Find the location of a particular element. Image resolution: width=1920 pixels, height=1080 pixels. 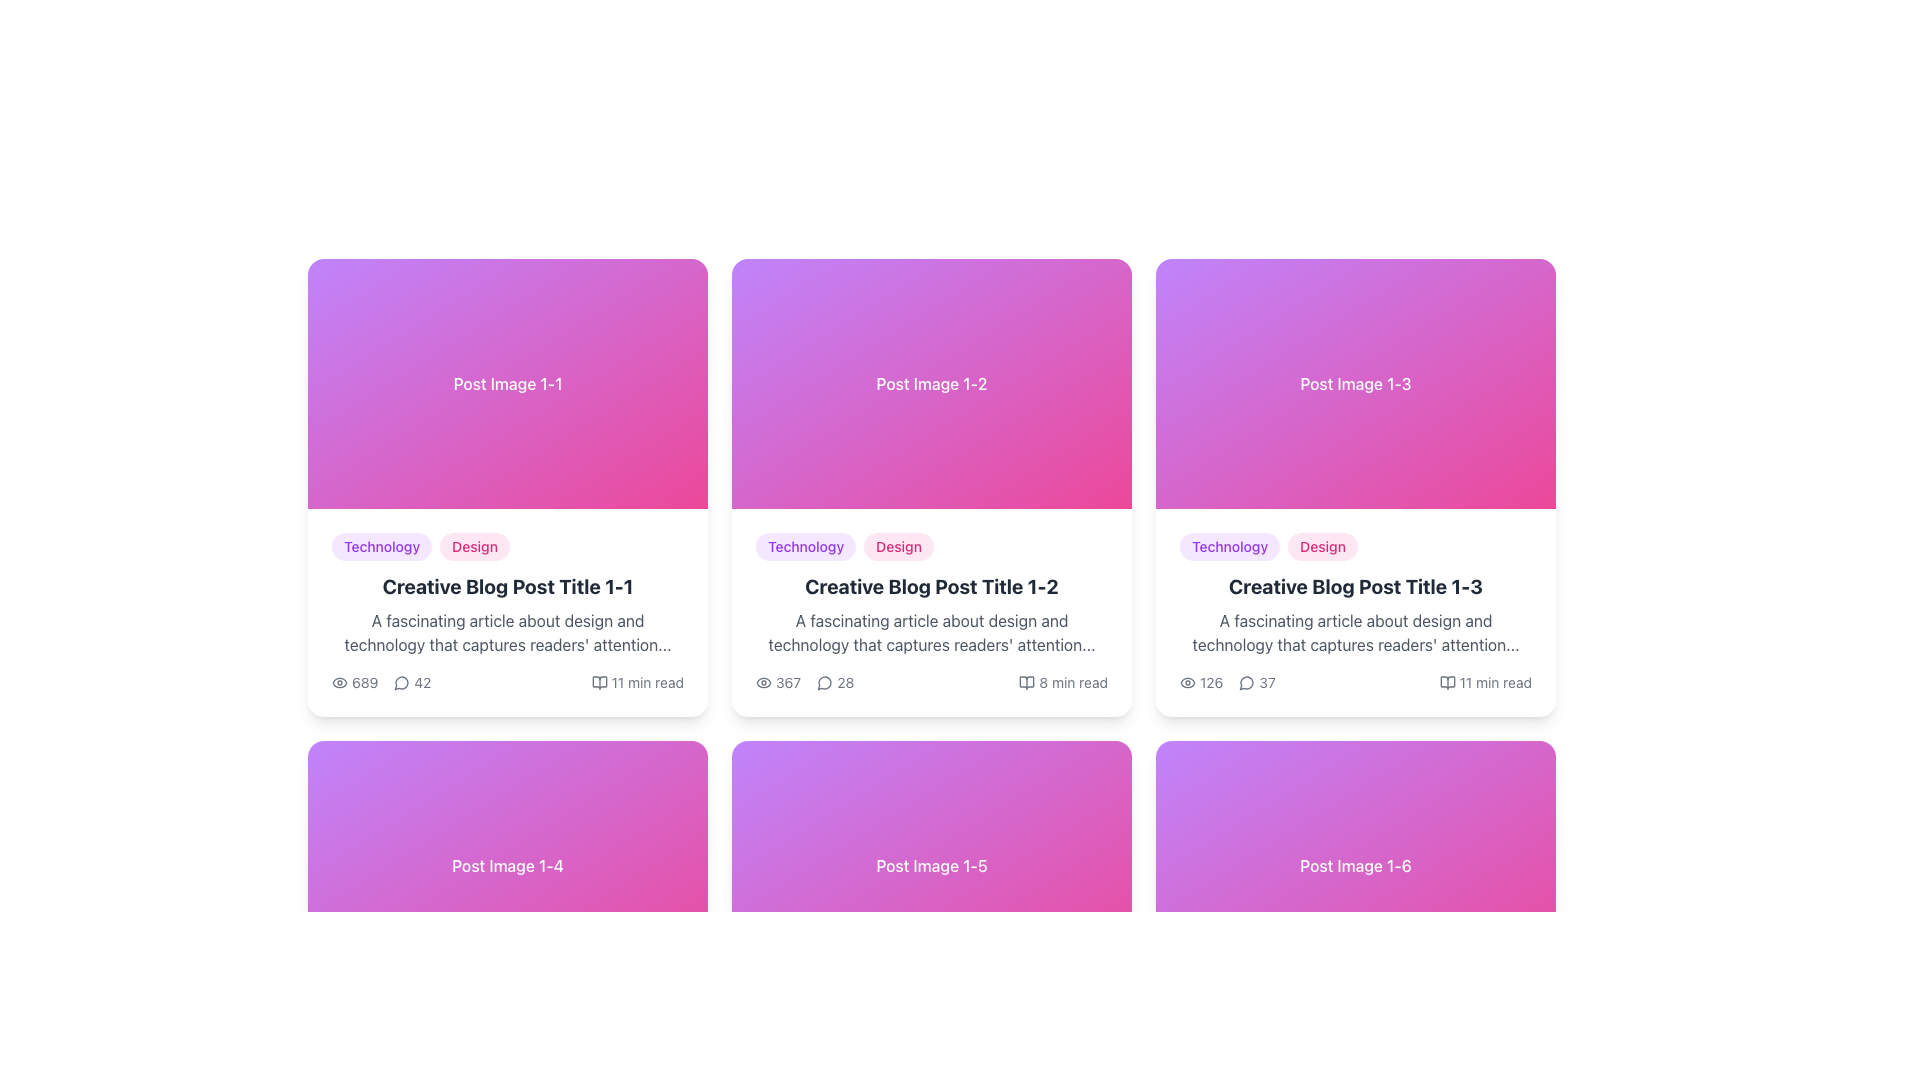

the rounded rectangular label with a light purple background and purple text that reads 'Technology', located within the post card labeled 'Creative Blog Post Title 1-3' is located at coordinates (1229, 547).